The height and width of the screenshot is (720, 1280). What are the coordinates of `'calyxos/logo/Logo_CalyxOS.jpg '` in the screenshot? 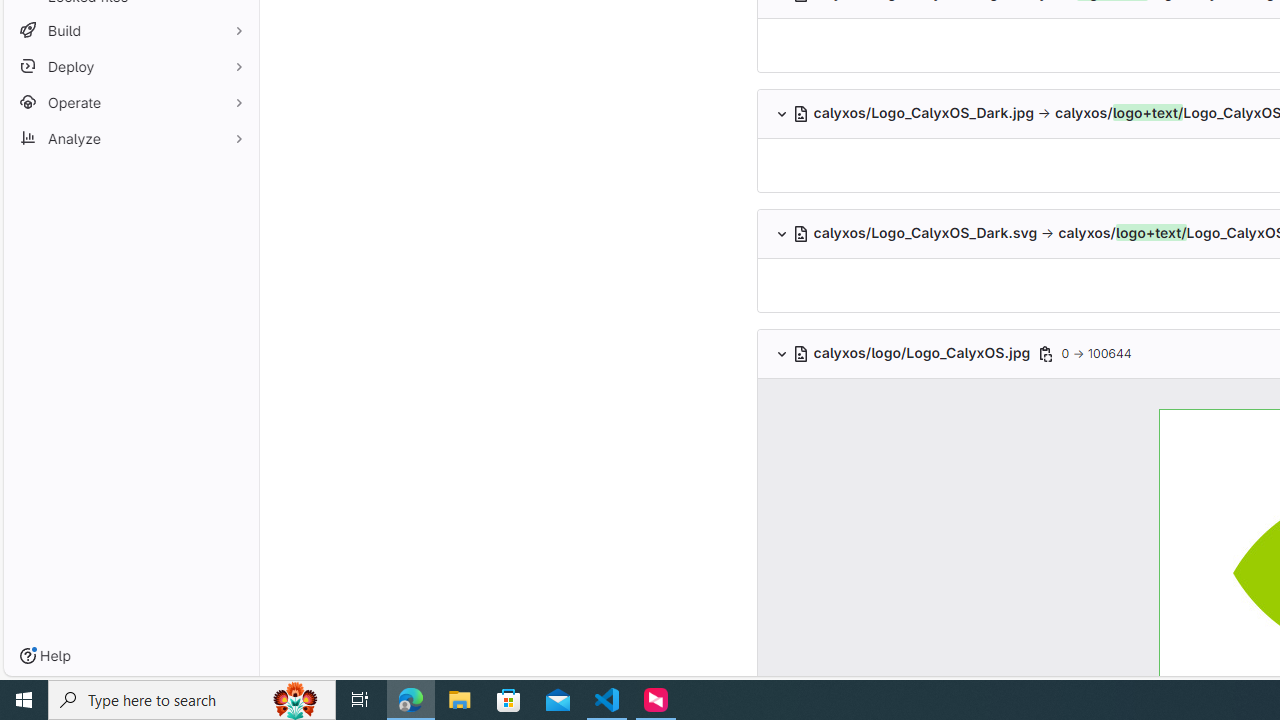 It's located at (912, 352).